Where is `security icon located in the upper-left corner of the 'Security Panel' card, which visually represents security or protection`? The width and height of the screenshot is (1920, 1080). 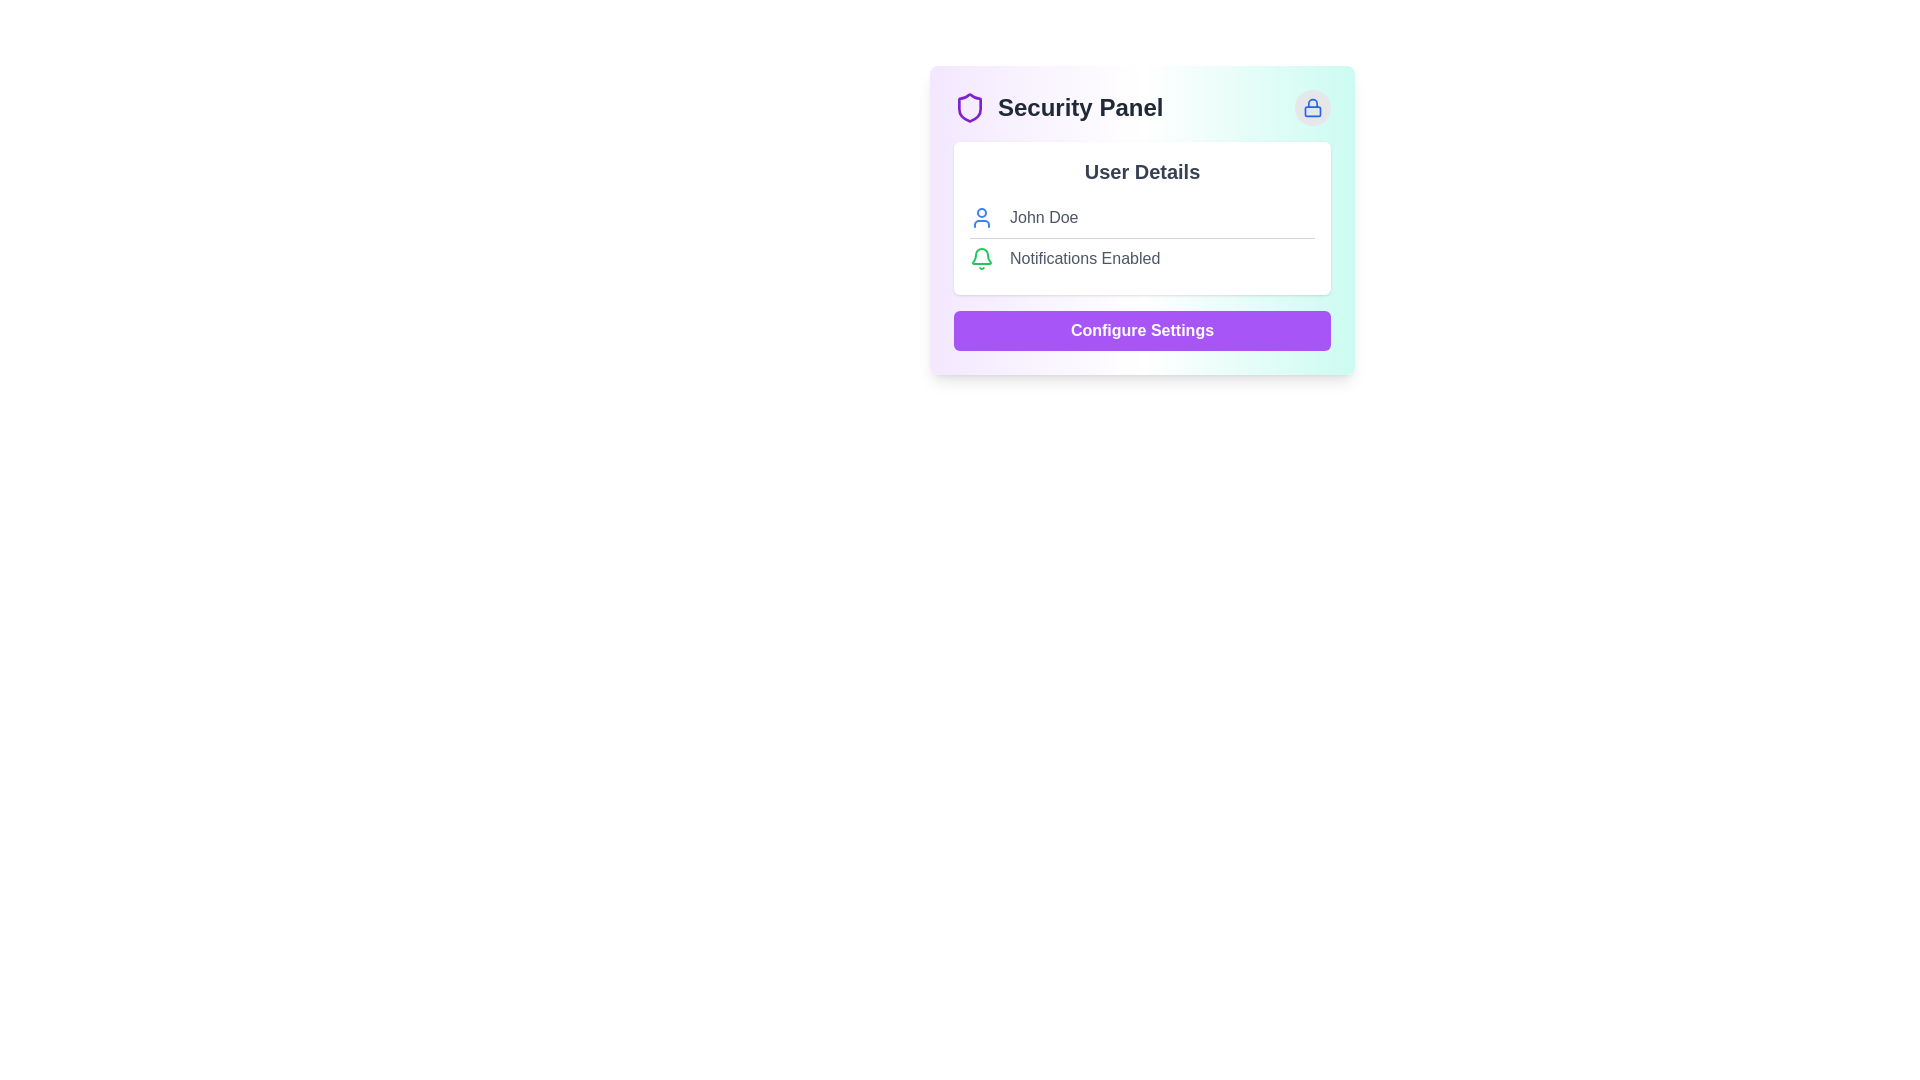 security icon located in the upper-left corner of the 'Security Panel' card, which visually represents security or protection is located at coordinates (969, 108).